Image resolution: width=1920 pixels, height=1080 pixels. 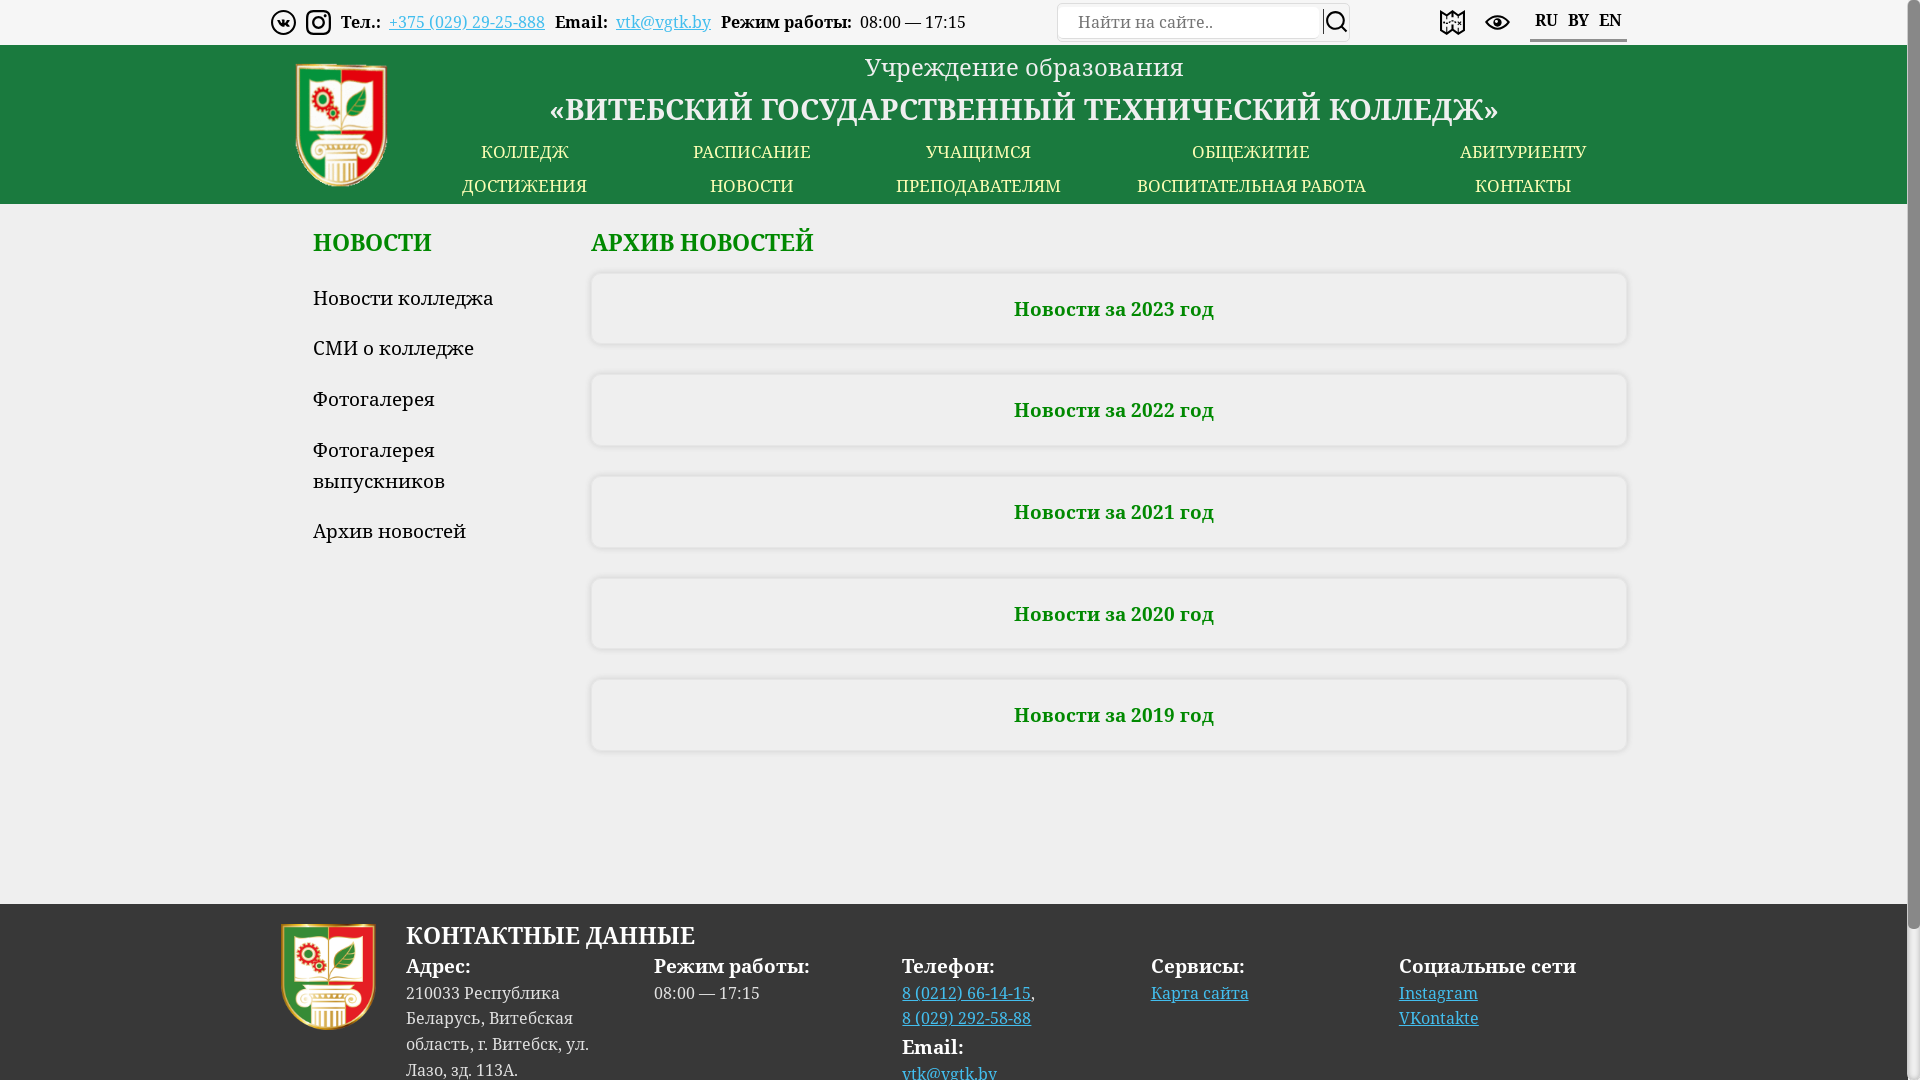 I want to click on 'RU', so click(x=1545, y=20).